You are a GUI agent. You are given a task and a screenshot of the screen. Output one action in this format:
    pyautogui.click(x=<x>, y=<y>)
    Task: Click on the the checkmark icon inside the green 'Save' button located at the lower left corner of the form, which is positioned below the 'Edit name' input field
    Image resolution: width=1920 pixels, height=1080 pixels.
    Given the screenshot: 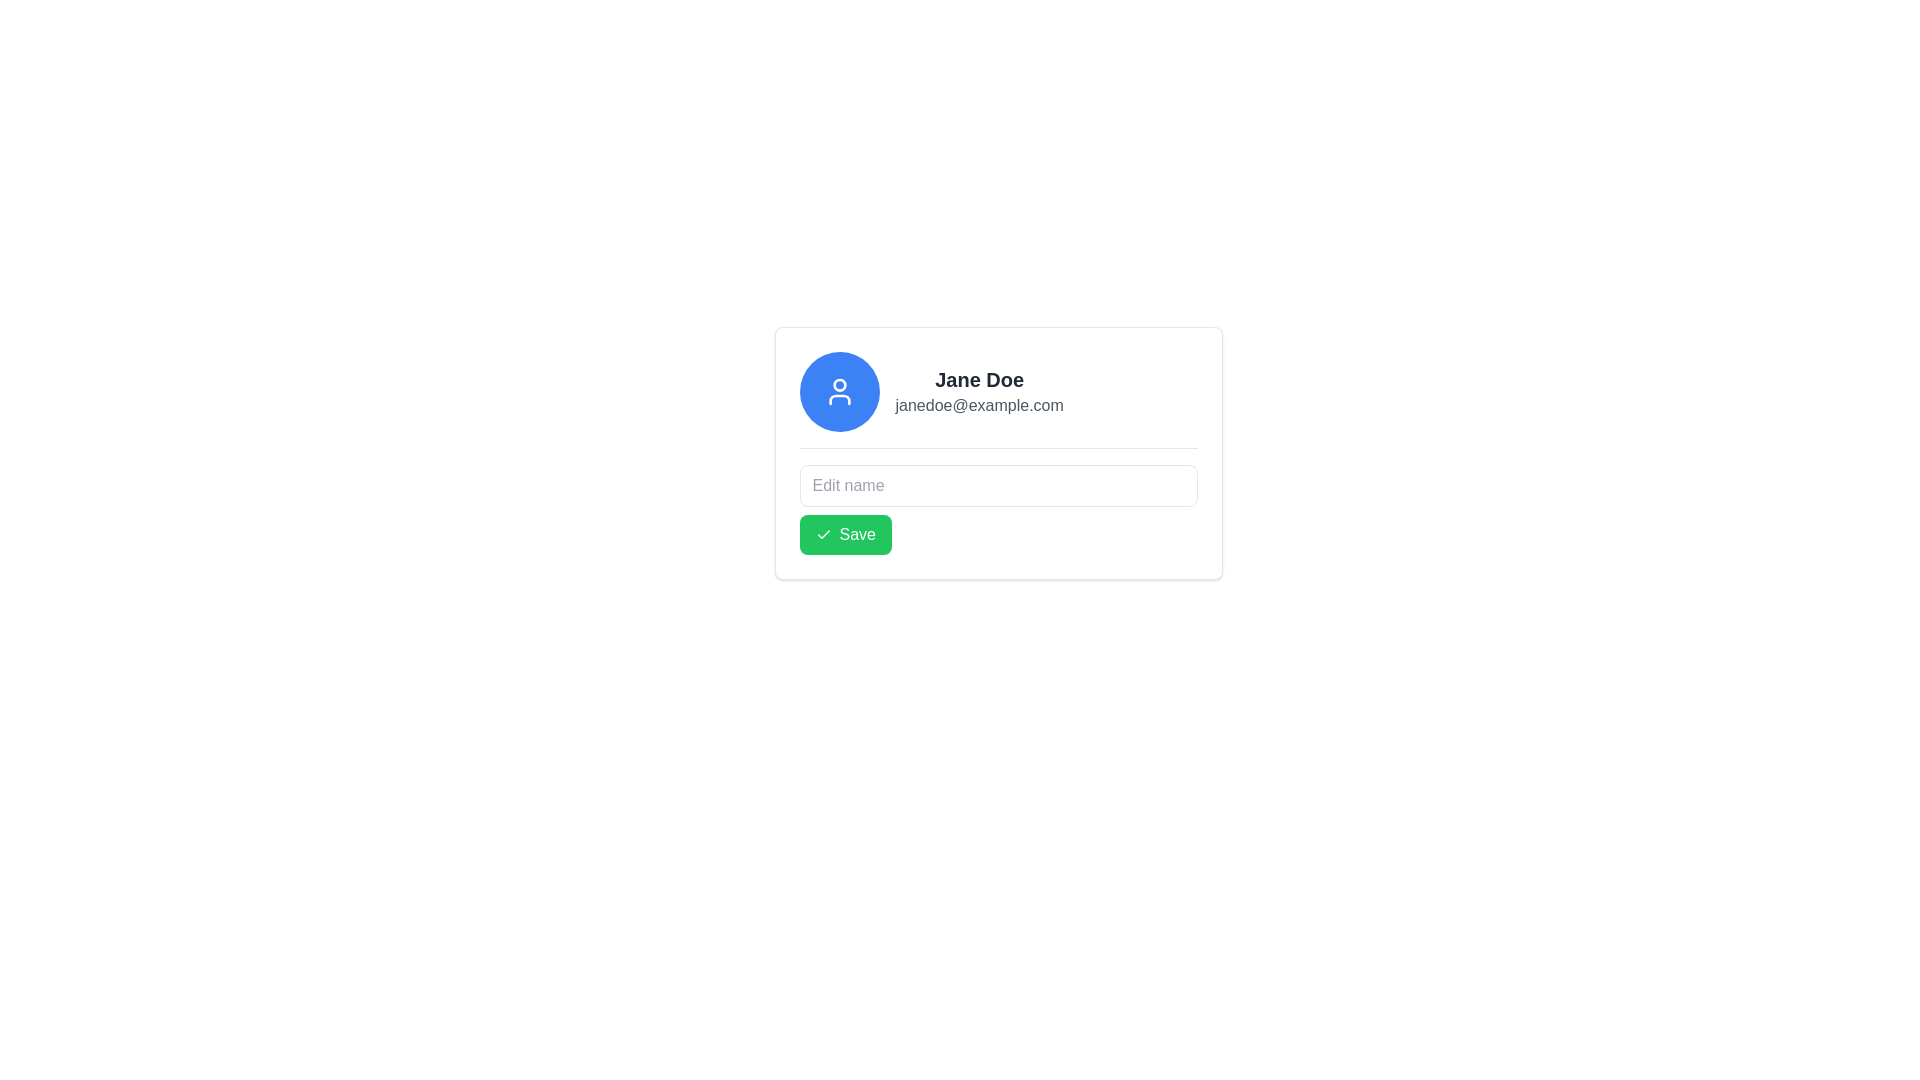 What is the action you would take?
    pyautogui.click(x=823, y=534)
    